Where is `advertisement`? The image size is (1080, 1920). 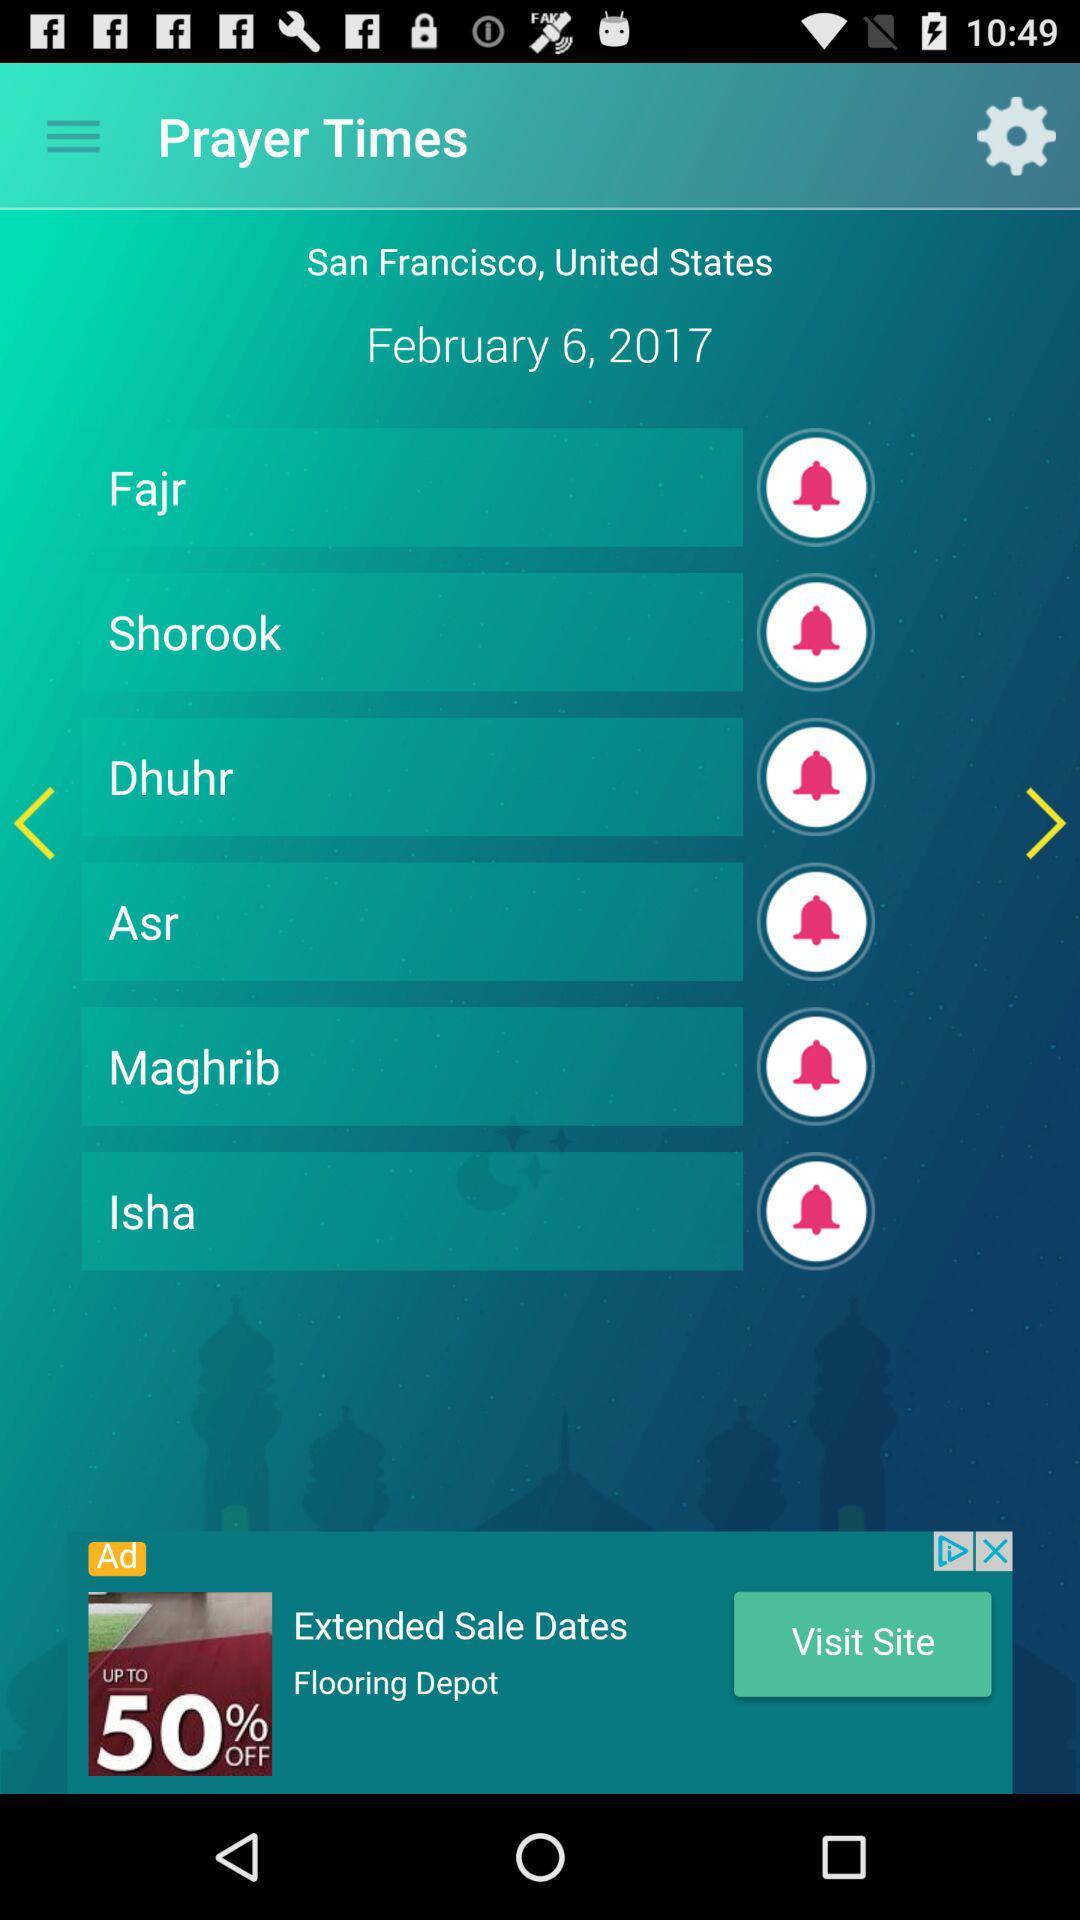 advertisement is located at coordinates (540, 1662).